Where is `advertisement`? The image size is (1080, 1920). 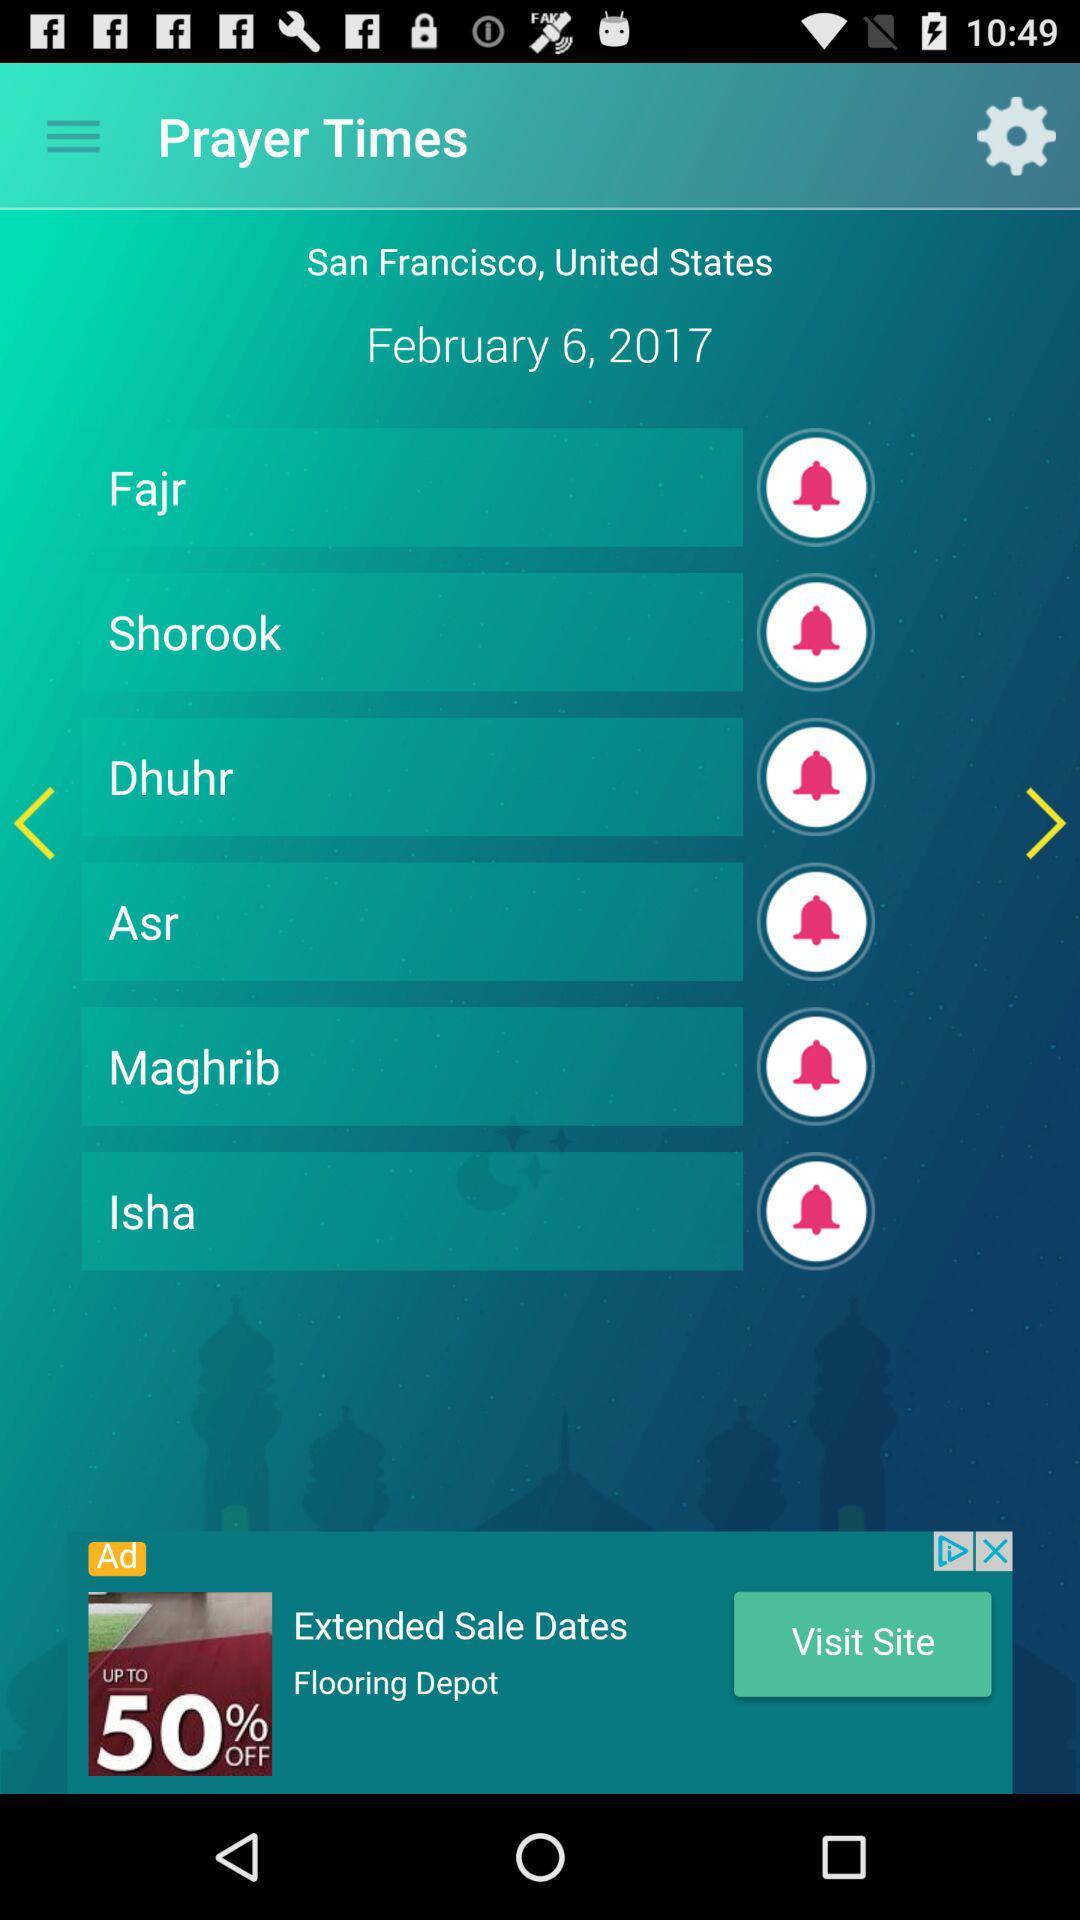 advertisement is located at coordinates (540, 1662).